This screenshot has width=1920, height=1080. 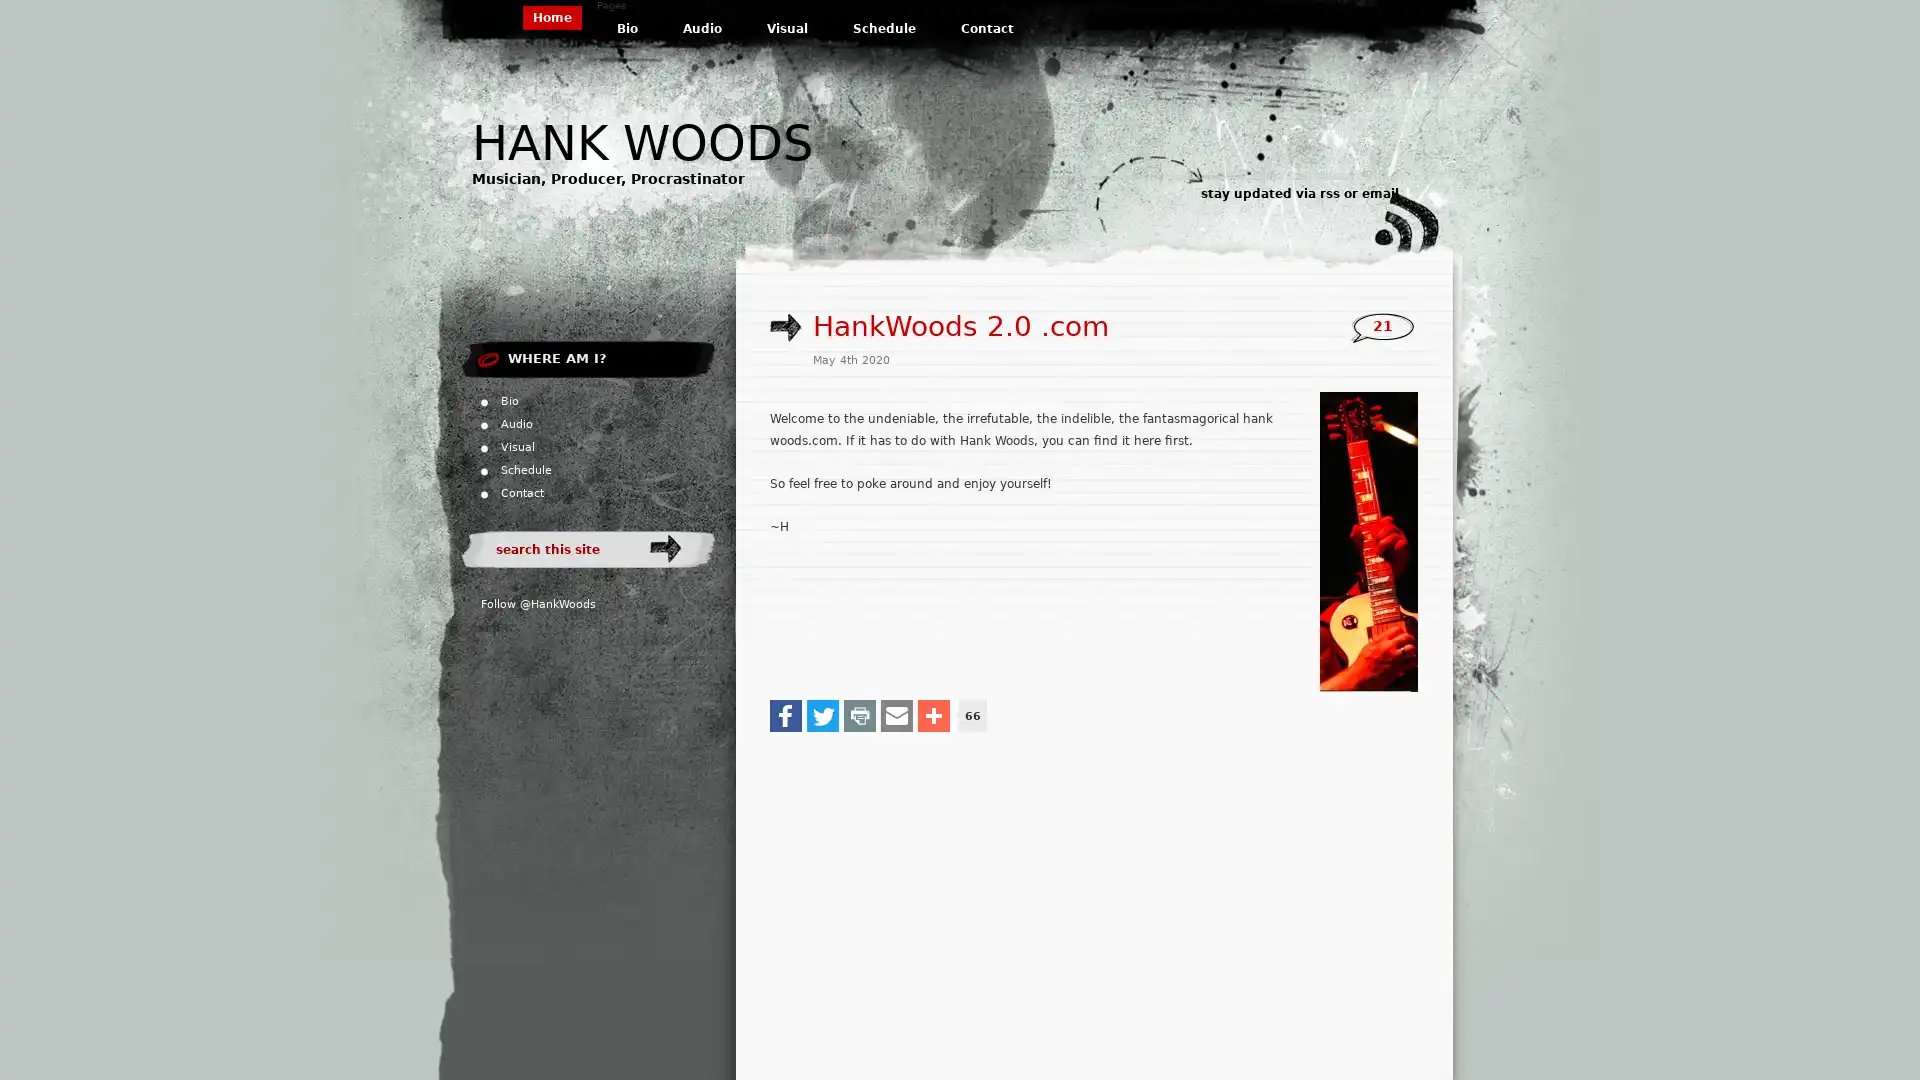 What do you see at coordinates (822, 713) in the screenshot?
I see `Share to Twitter` at bounding box center [822, 713].